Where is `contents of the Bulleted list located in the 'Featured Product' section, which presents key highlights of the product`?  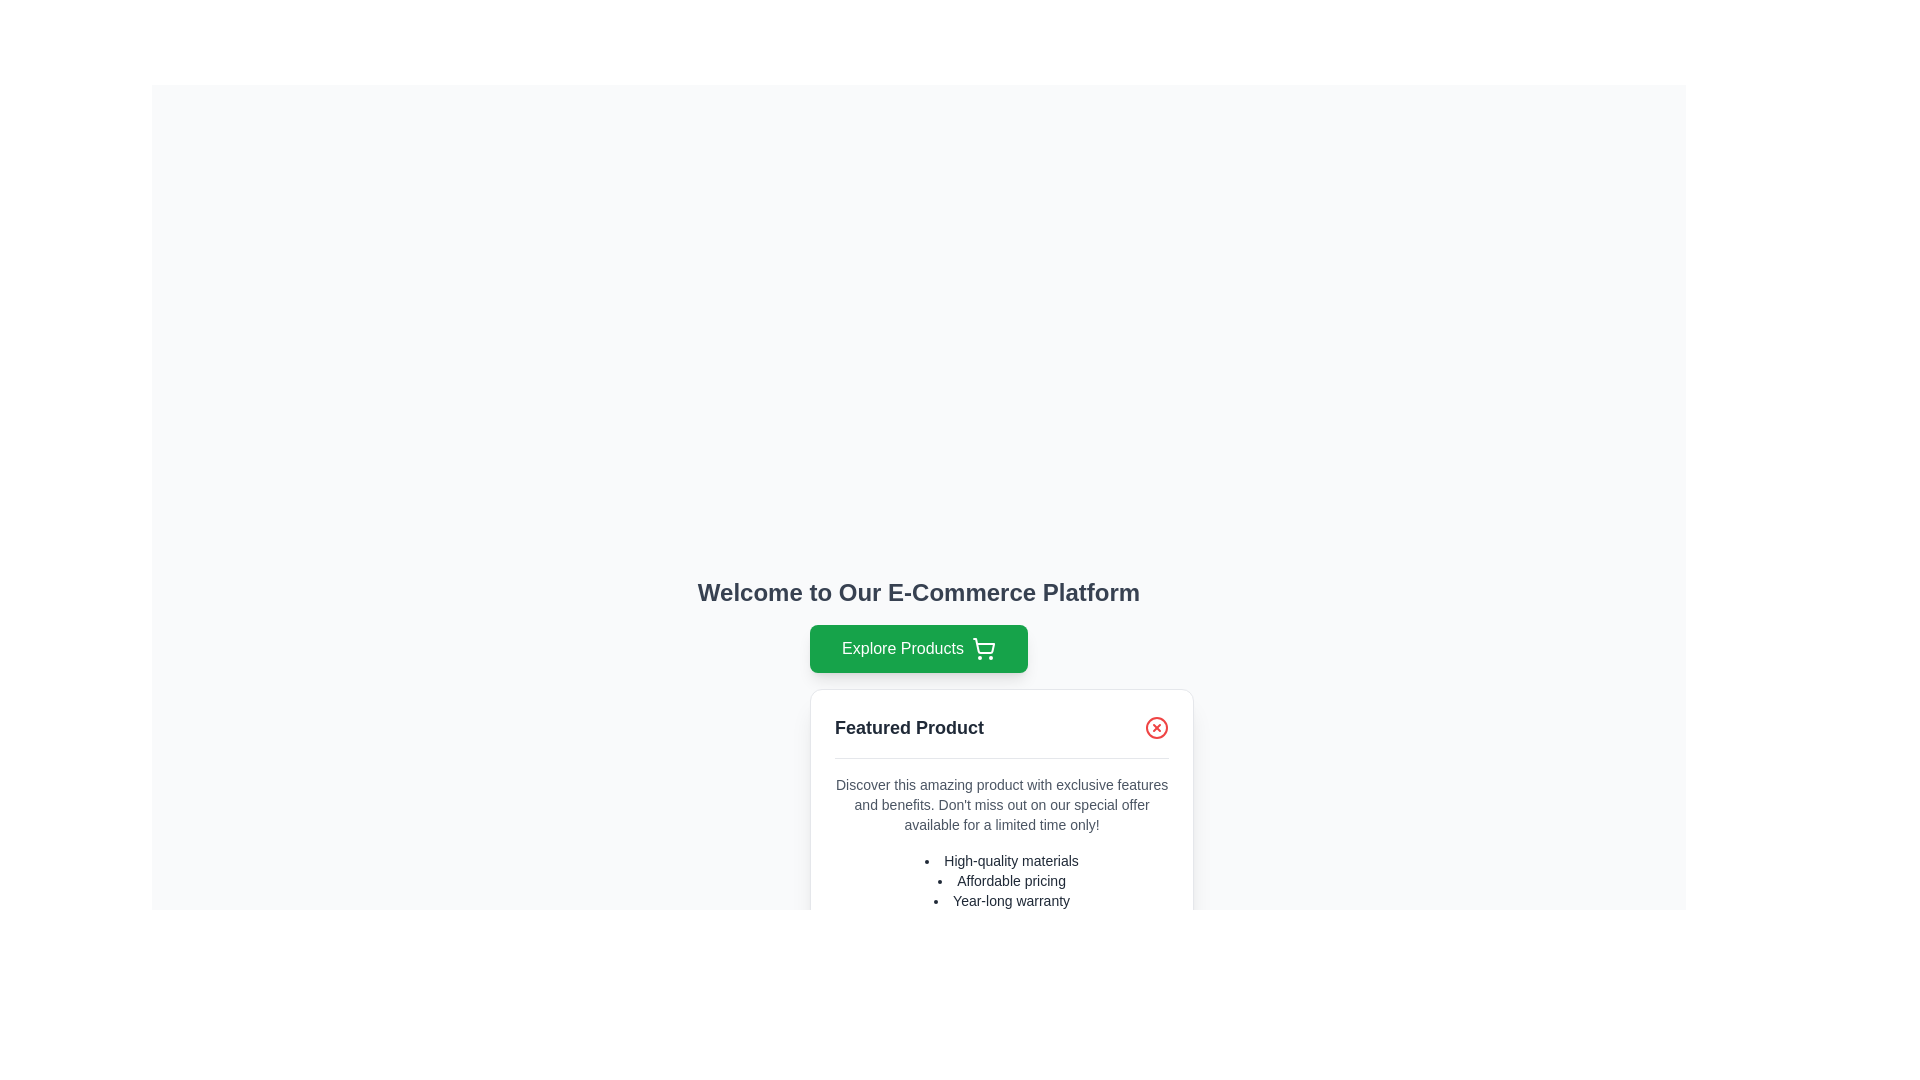
contents of the Bulleted list located in the 'Featured Product' section, which presents key highlights of the product is located at coordinates (1002, 879).